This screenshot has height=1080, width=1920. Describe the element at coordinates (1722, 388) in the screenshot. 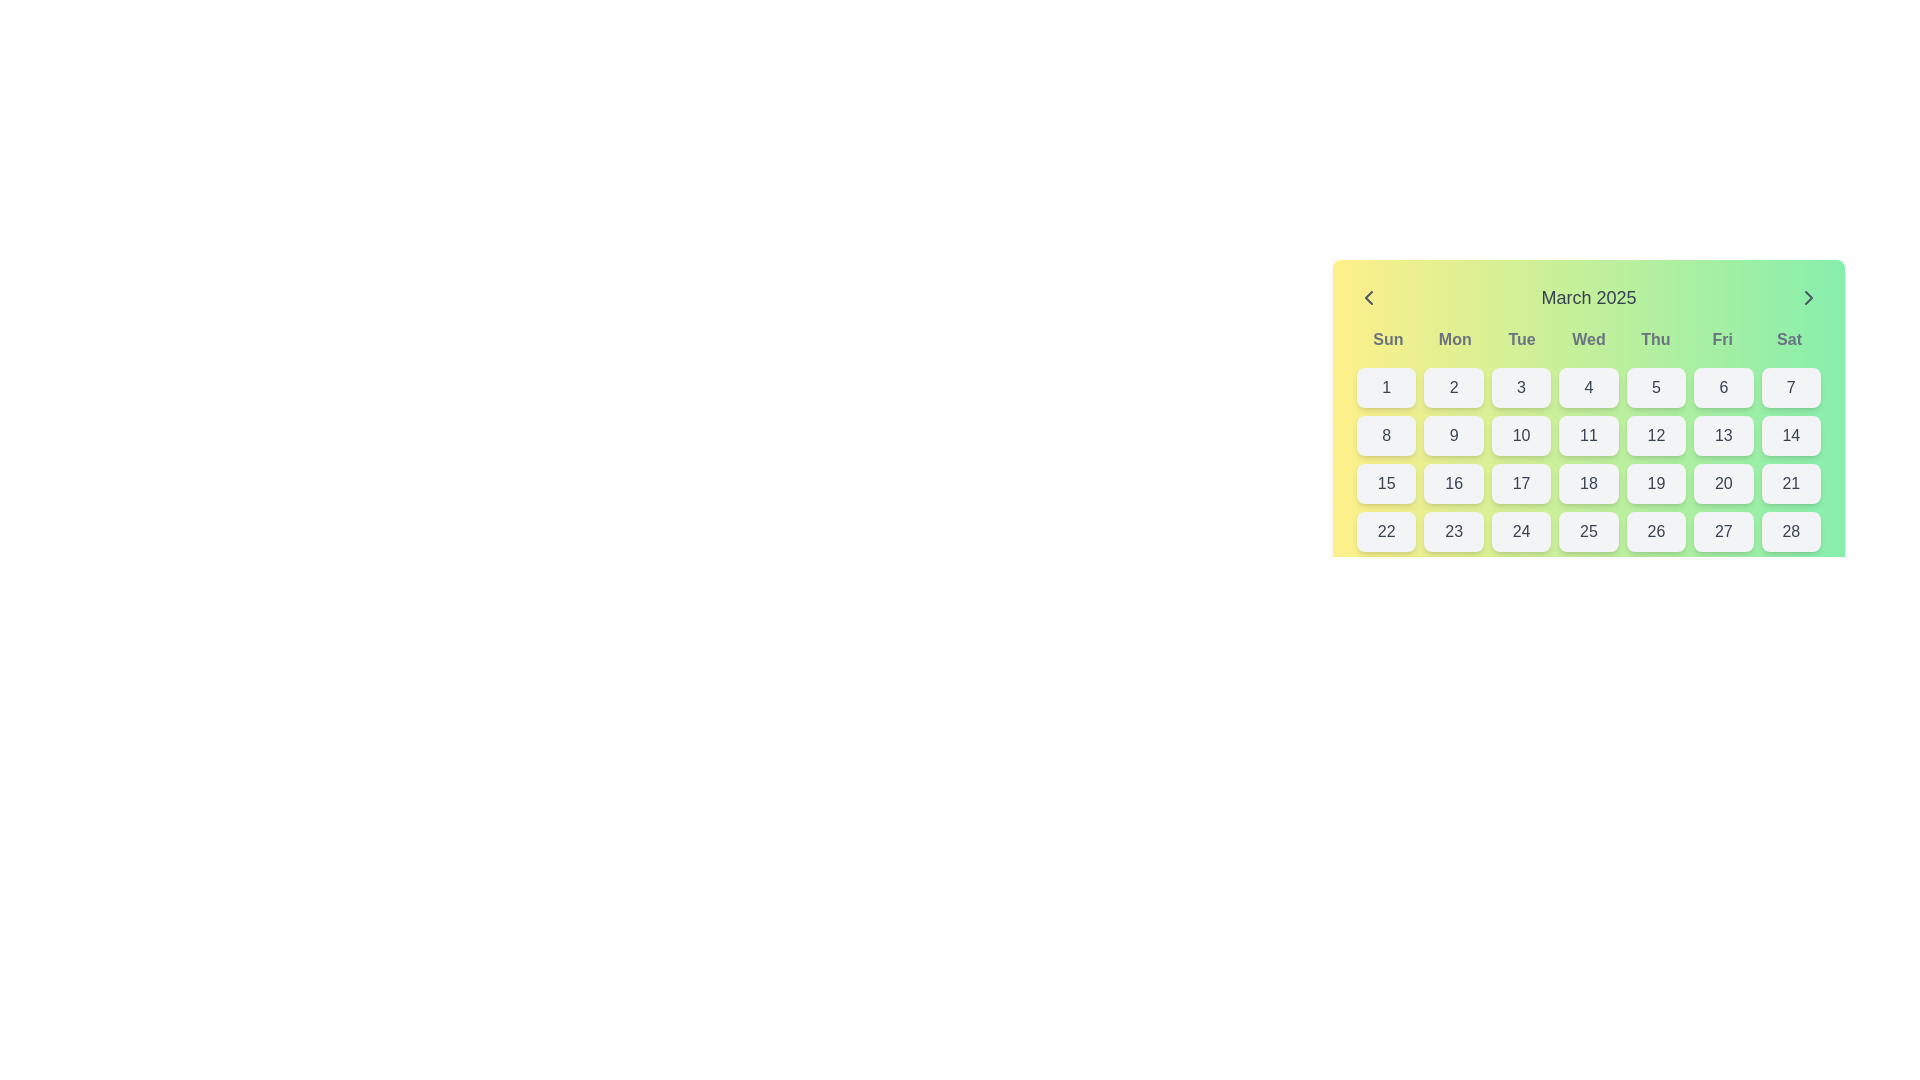

I see `the button located in the sixth column of the first row of the calendar grid` at that location.